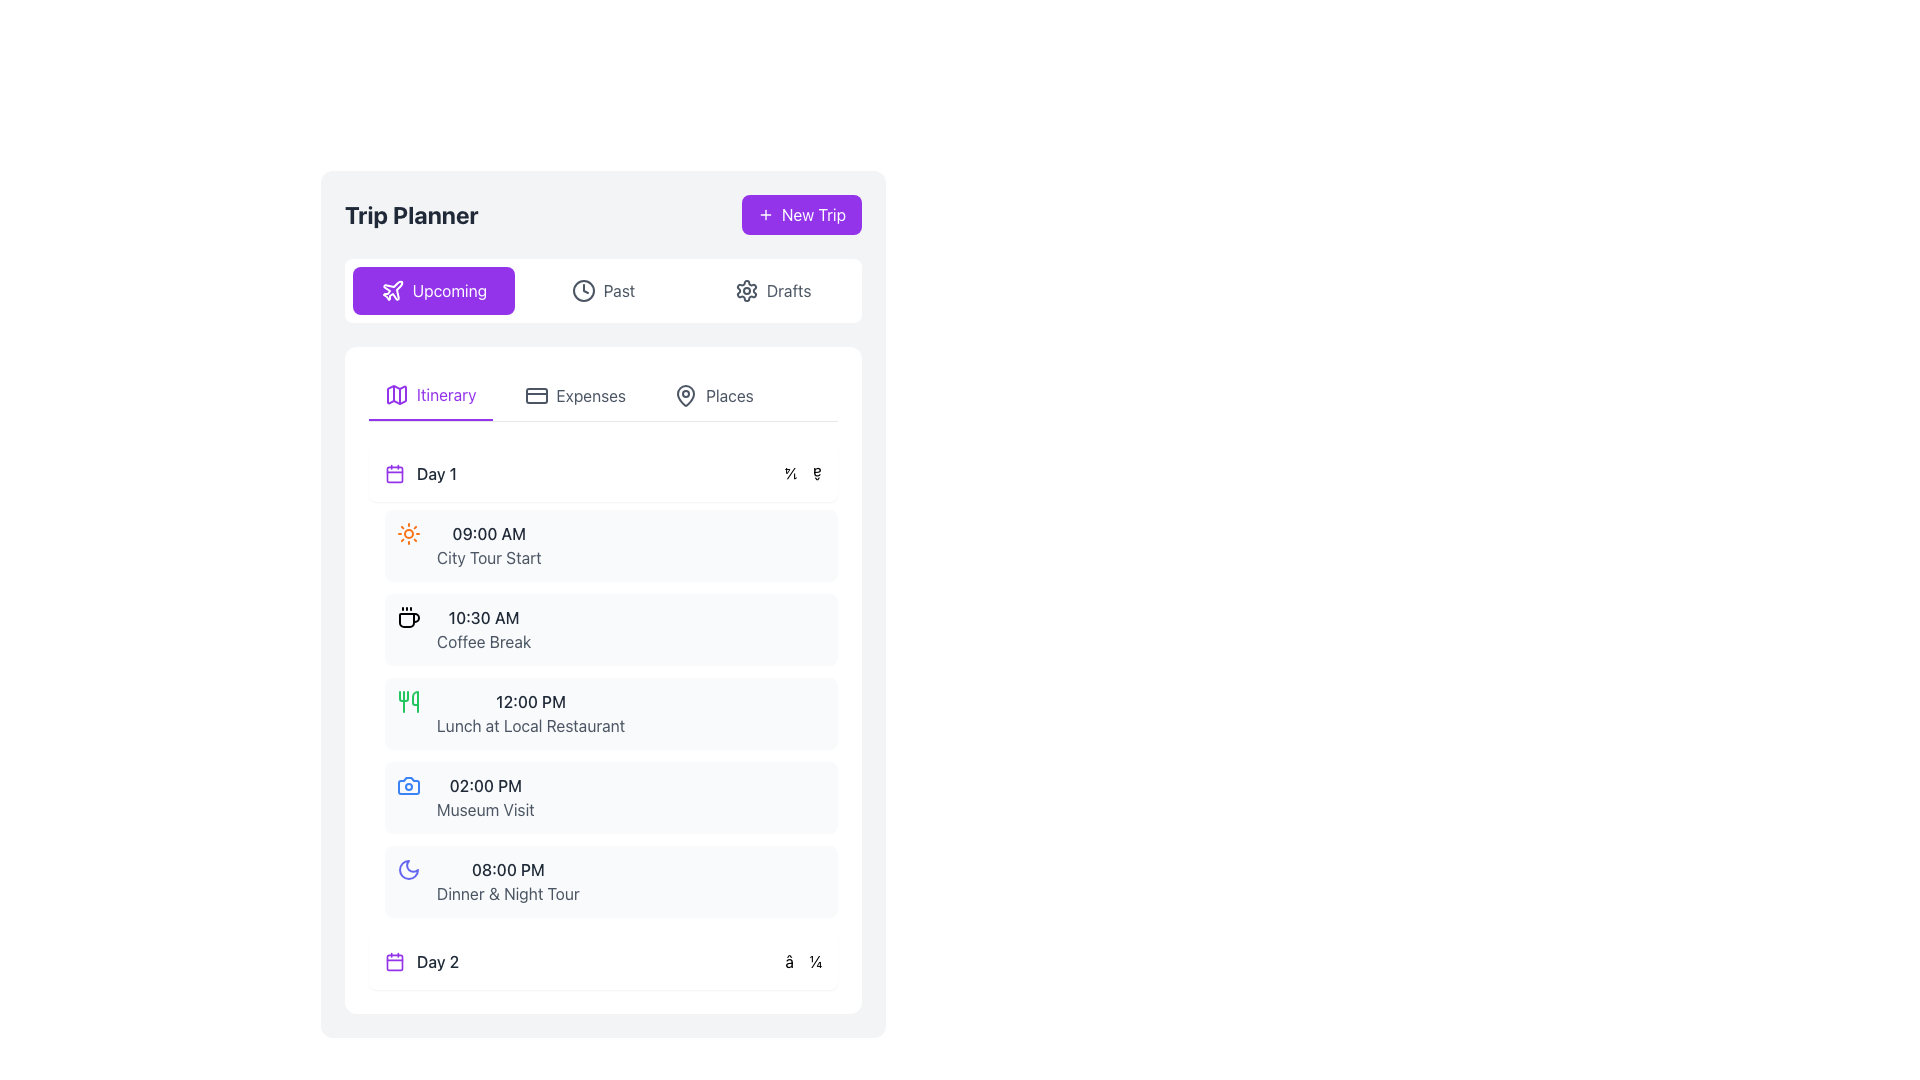  I want to click on the label displaying the start time for the 'City Tour Start' event on 'Day 1' of the schedule, which is positioned below the sun icon, so click(489, 532).